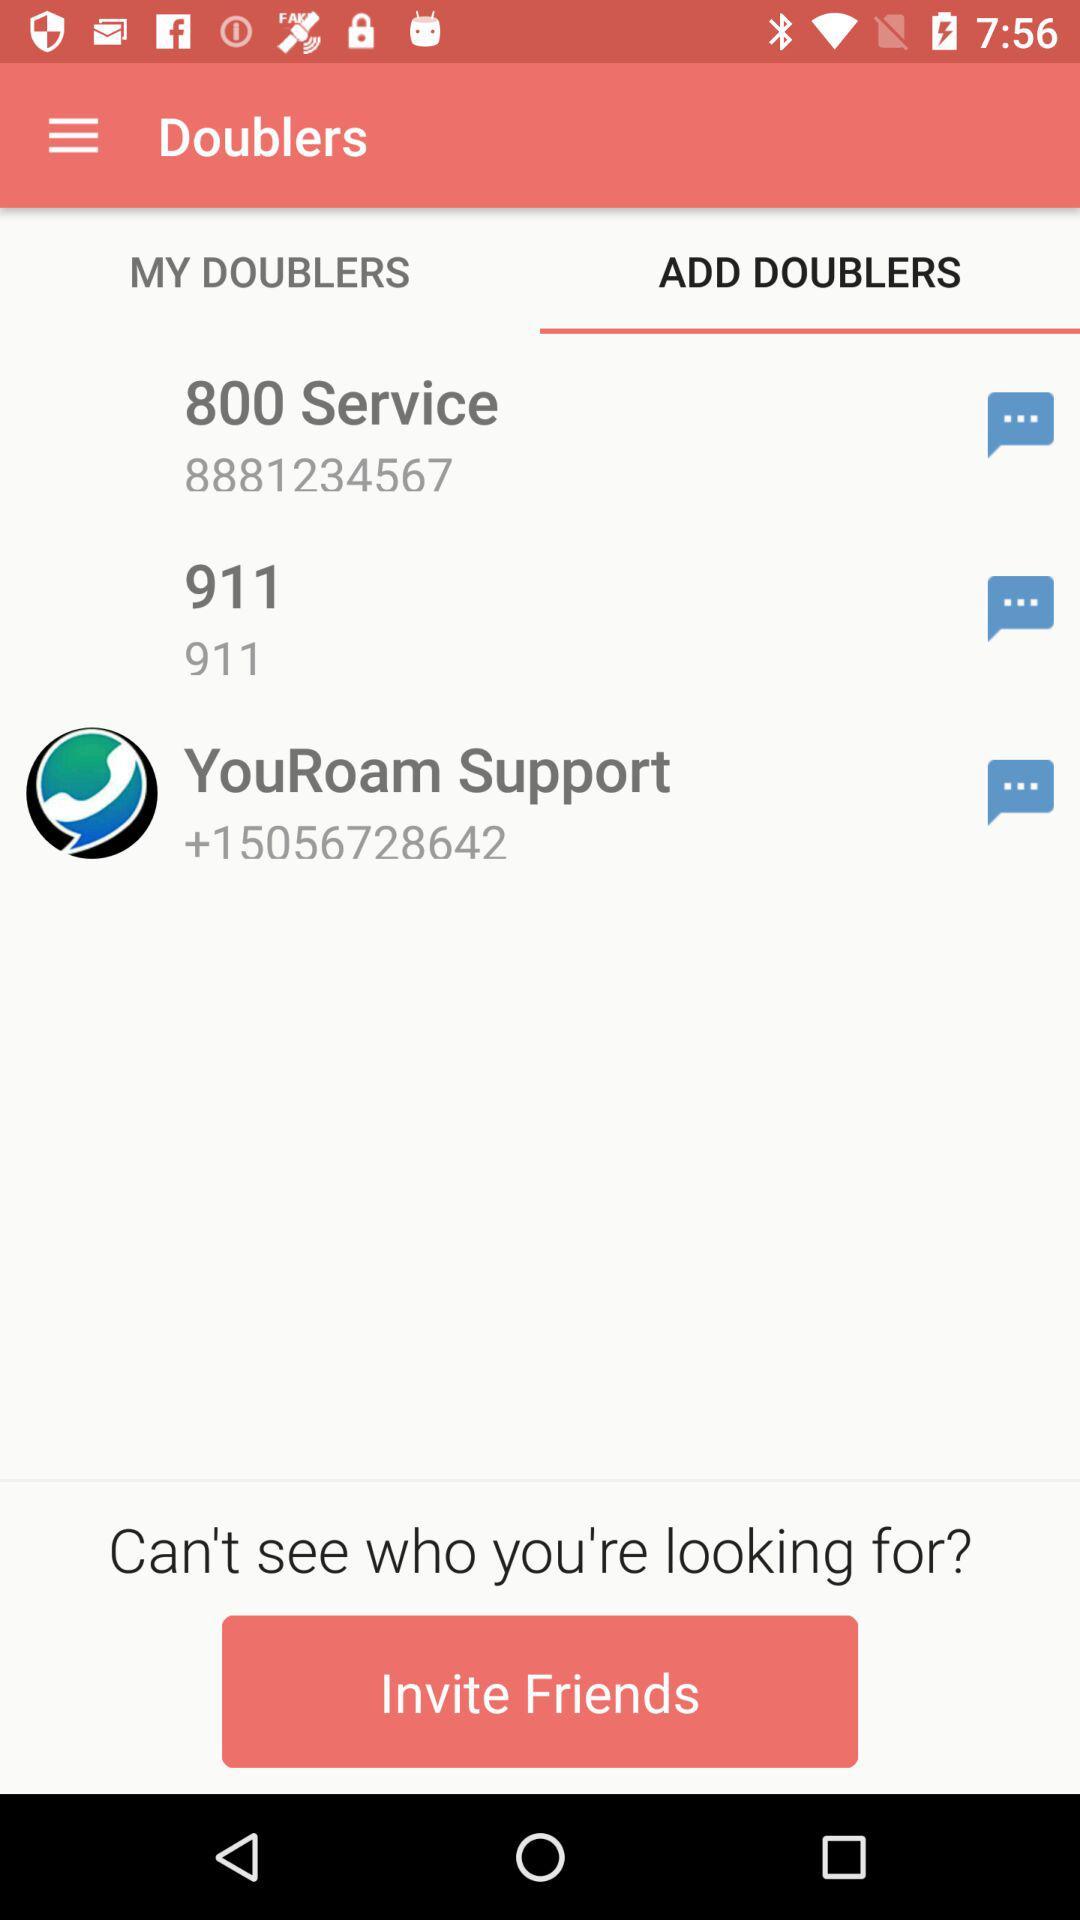 This screenshot has height=1920, width=1080. I want to click on the item next to 911 item, so click(1020, 608).